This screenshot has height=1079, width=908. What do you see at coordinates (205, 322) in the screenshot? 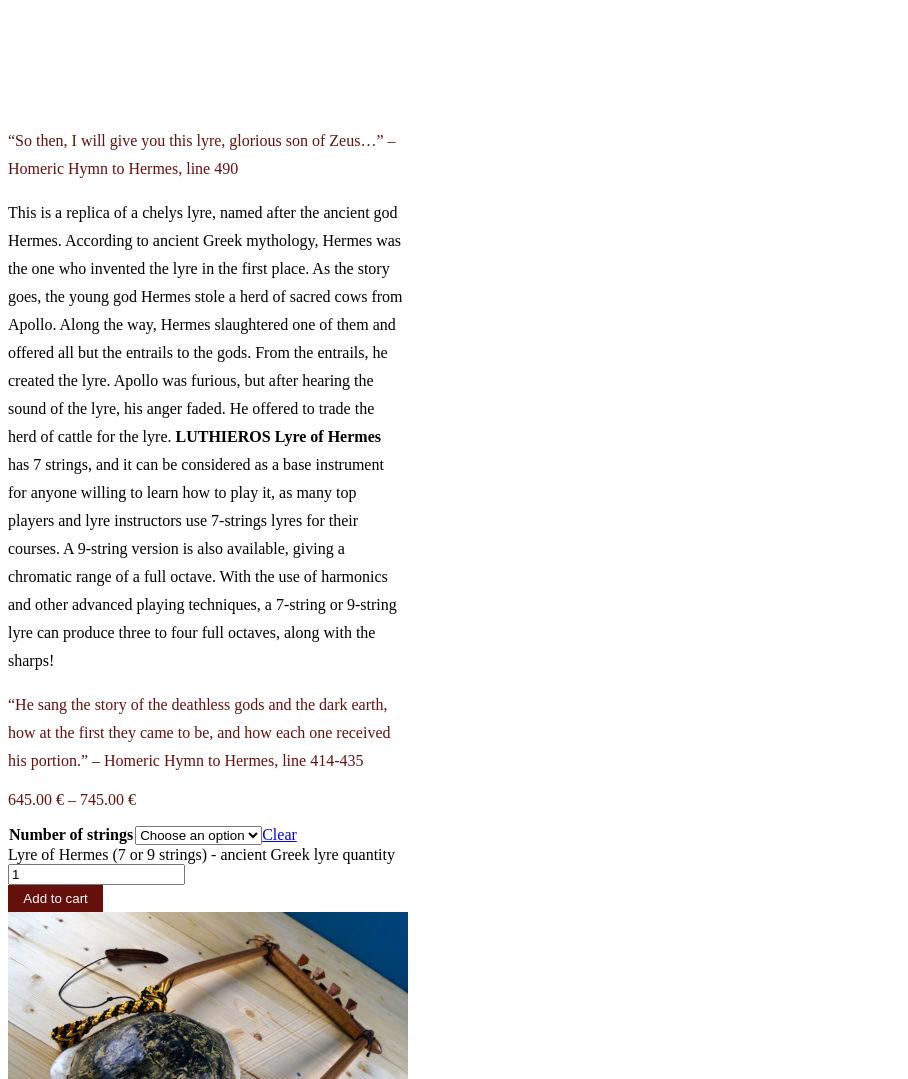
I see `'This is a replica of a chelys lyre, named after the ancient god Hermes. According to ancient Greek mythology, Hermes was the one who invented the lyre in the first place. As the story goes, the young god Hermes stole a herd of sacred cows from Apollo. Along the way, Hermes slaughtered one of them and offered all but the entrails to the gods. From the entrails, he created the lyre. Apollo was furious, but after hearing the sound of the lyre, his anger faded. He offered to trade the herd of cattle for the lyre.'` at bounding box center [205, 322].